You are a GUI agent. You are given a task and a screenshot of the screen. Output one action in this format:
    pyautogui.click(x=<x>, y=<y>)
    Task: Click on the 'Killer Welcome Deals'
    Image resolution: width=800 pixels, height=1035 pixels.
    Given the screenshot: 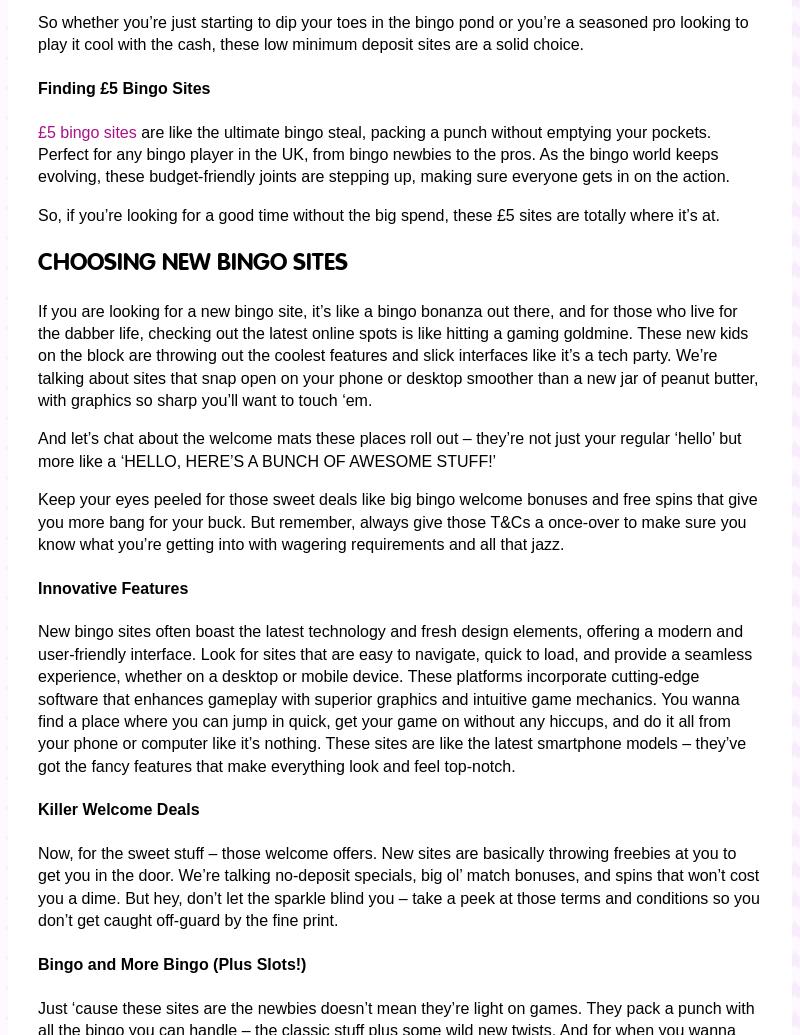 What is the action you would take?
    pyautogui.click(x=117, y=808)
    